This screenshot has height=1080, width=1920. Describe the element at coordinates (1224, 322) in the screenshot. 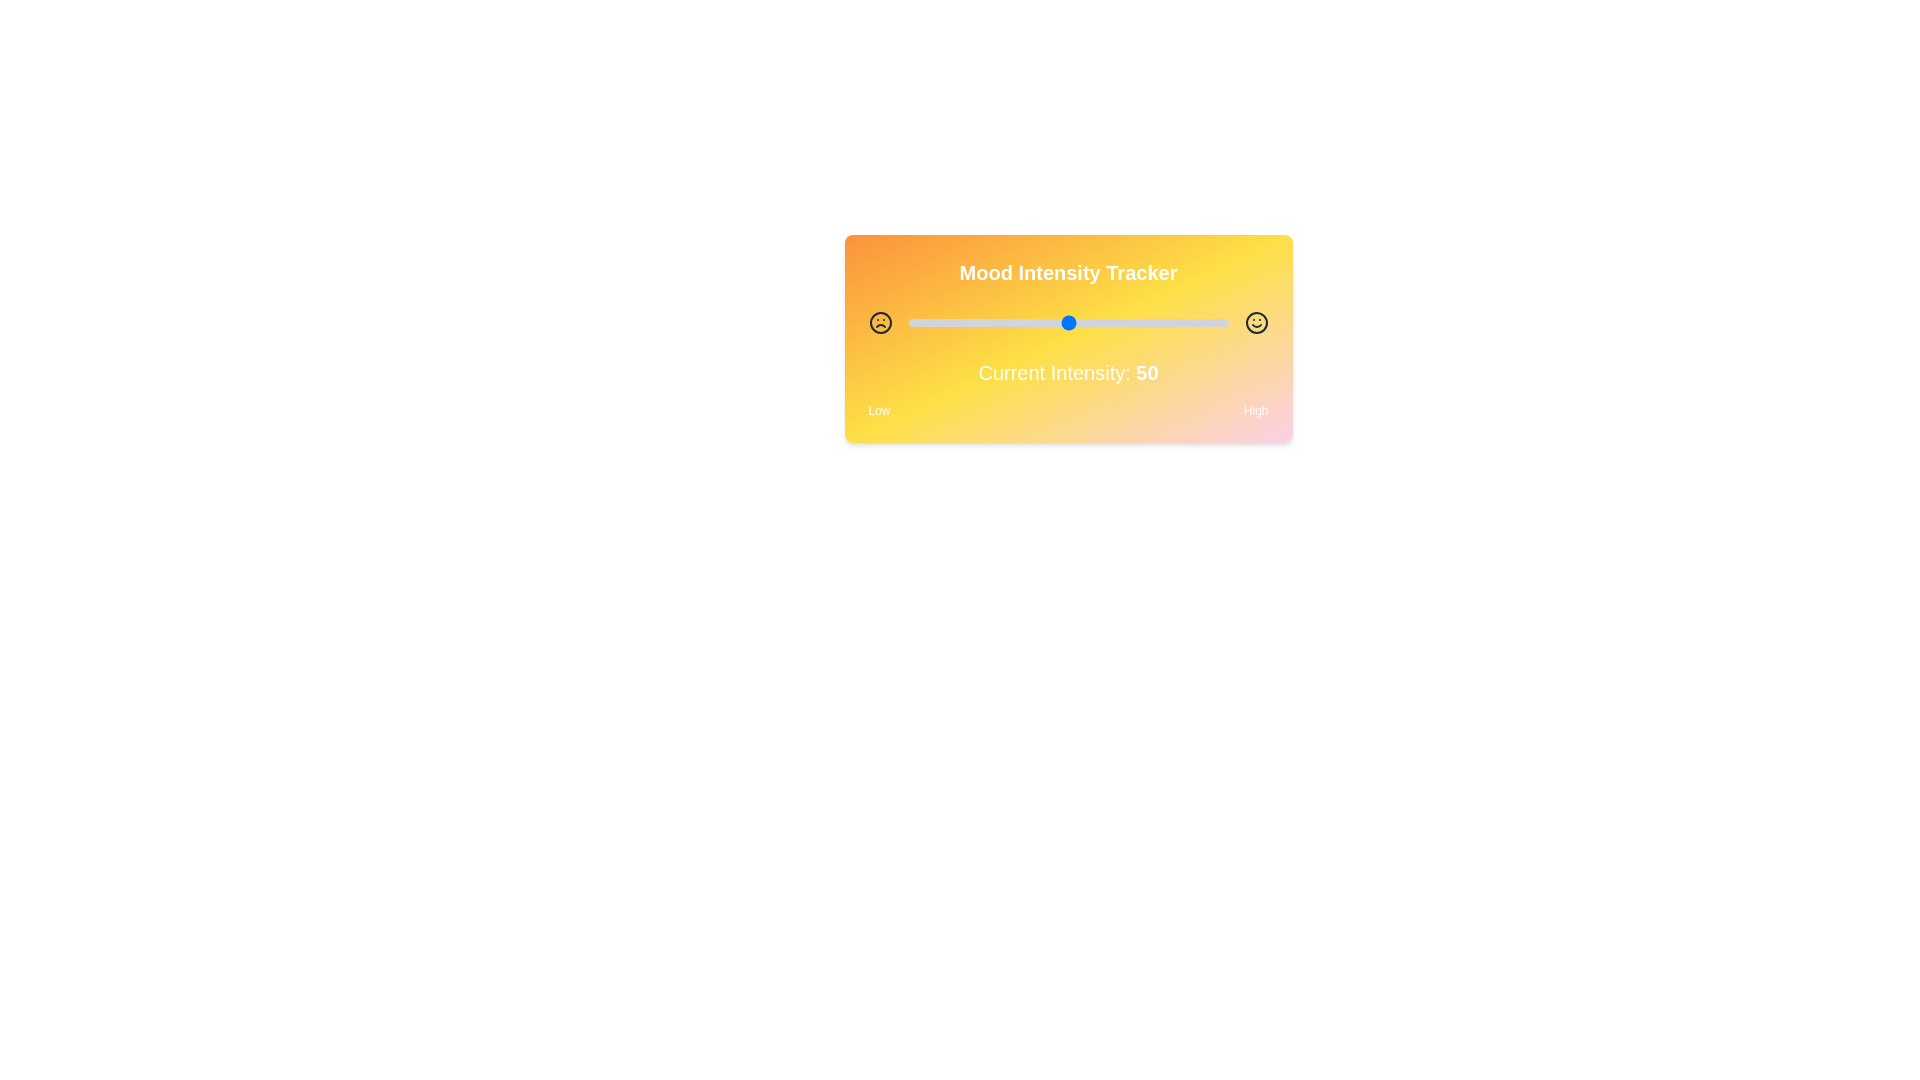

I see `the slider to set the intensity to 99` at that location.